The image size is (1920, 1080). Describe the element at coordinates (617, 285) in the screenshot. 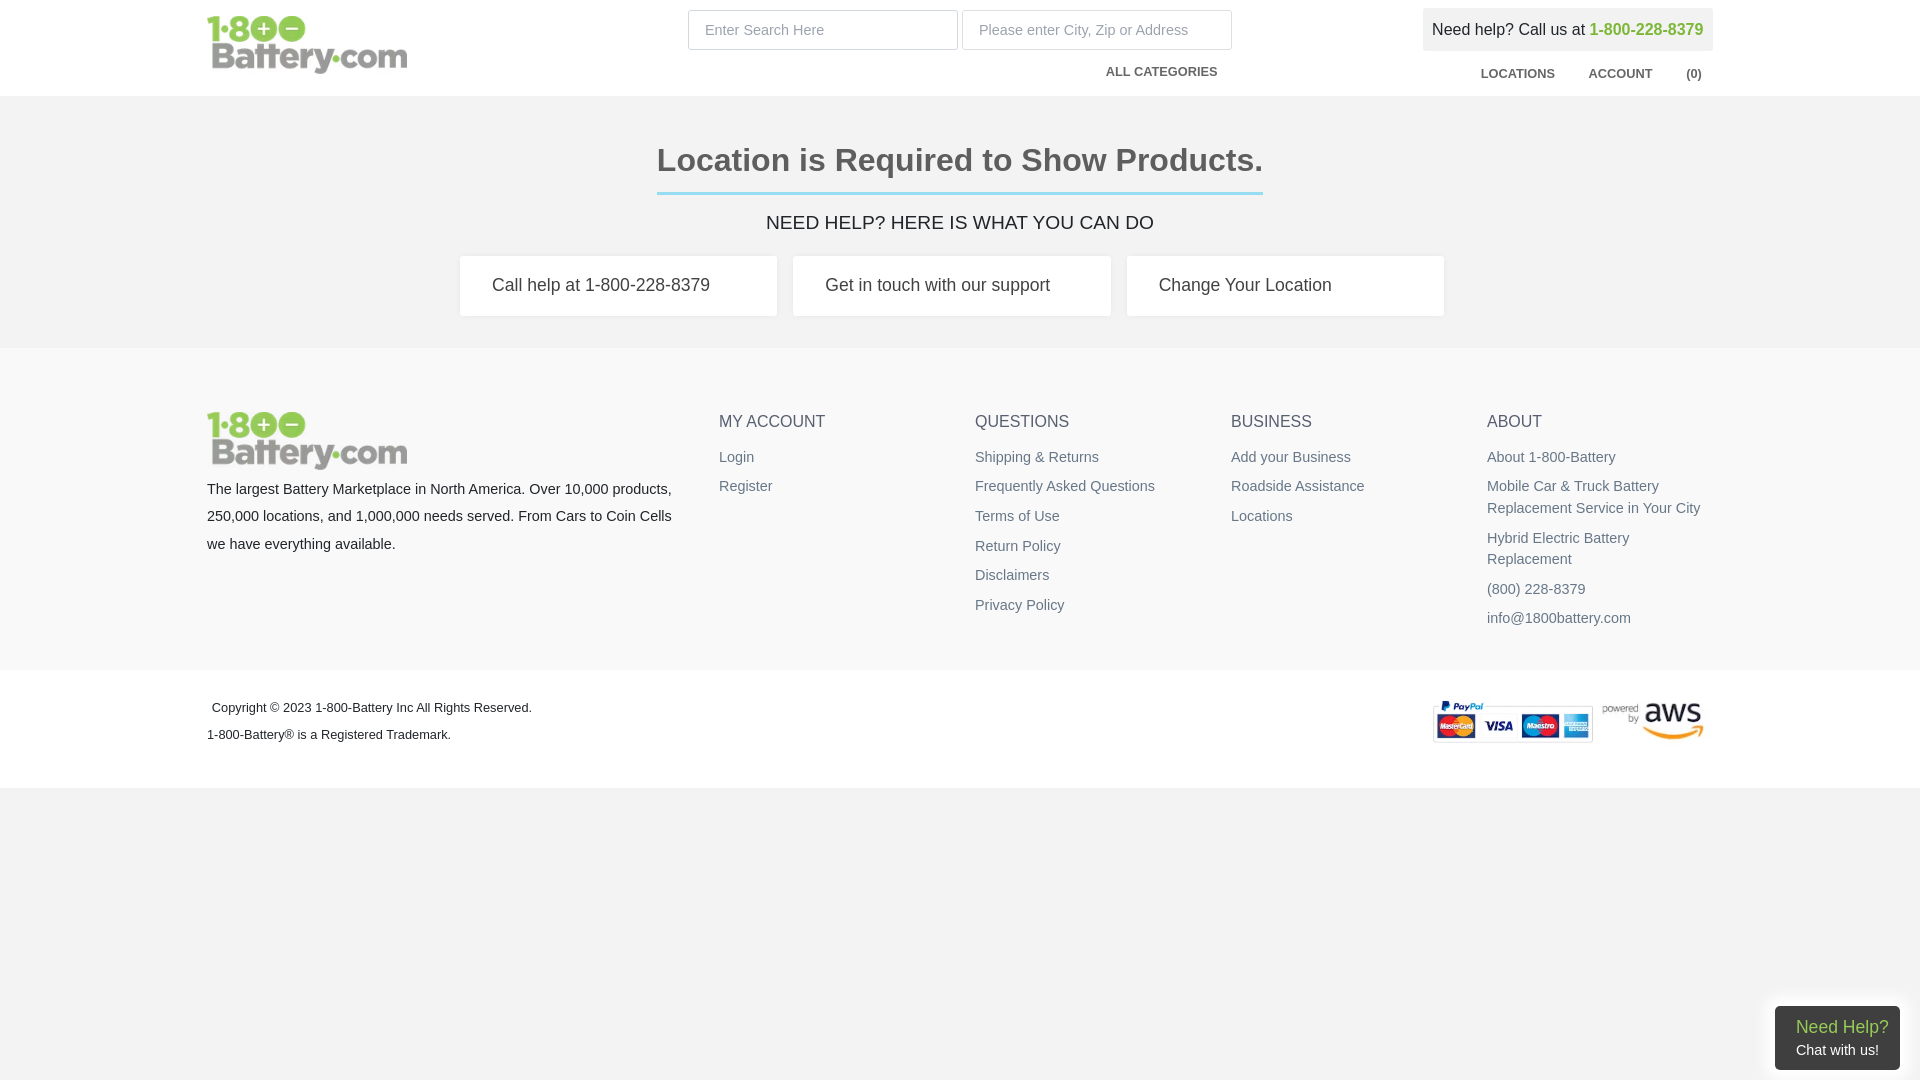

I see `'Call help at 1-800-228-8379'` at that location.